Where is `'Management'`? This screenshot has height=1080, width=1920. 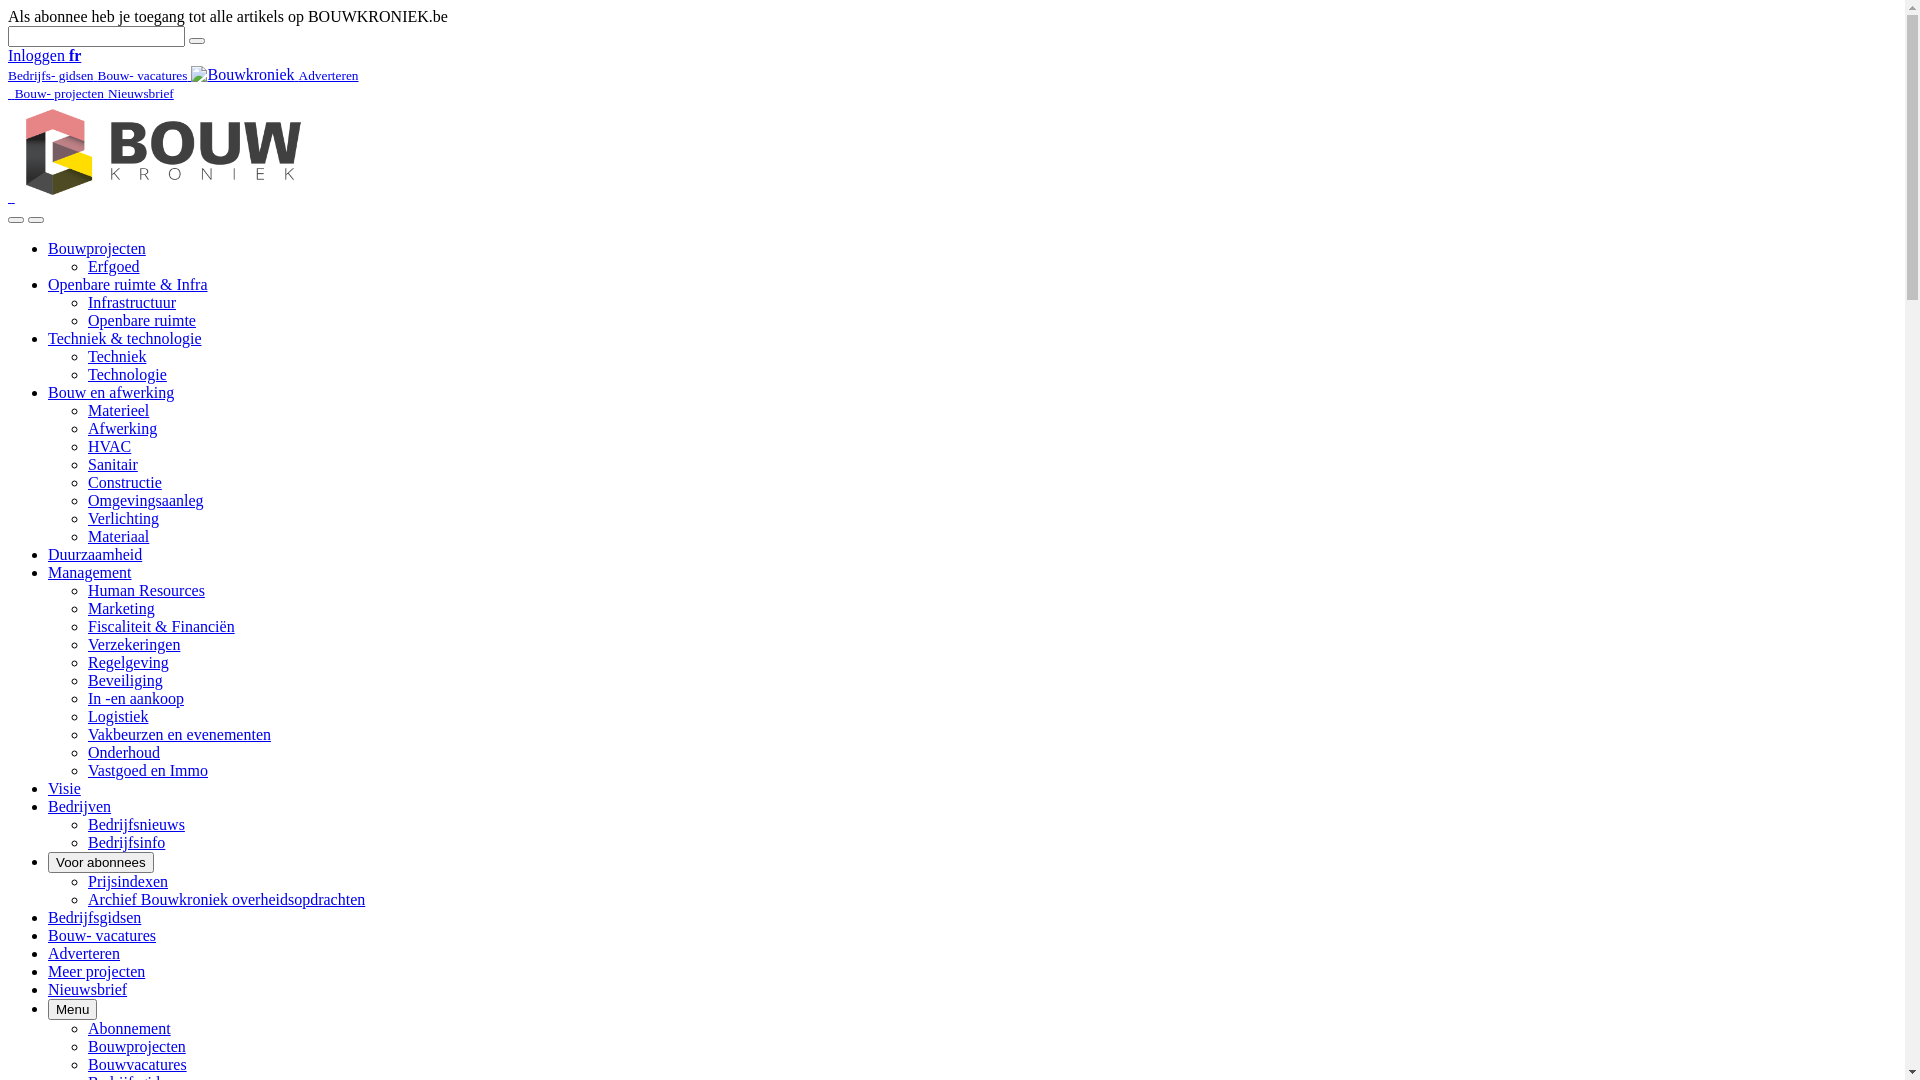
'Management' is located at coordinates (48, 572).